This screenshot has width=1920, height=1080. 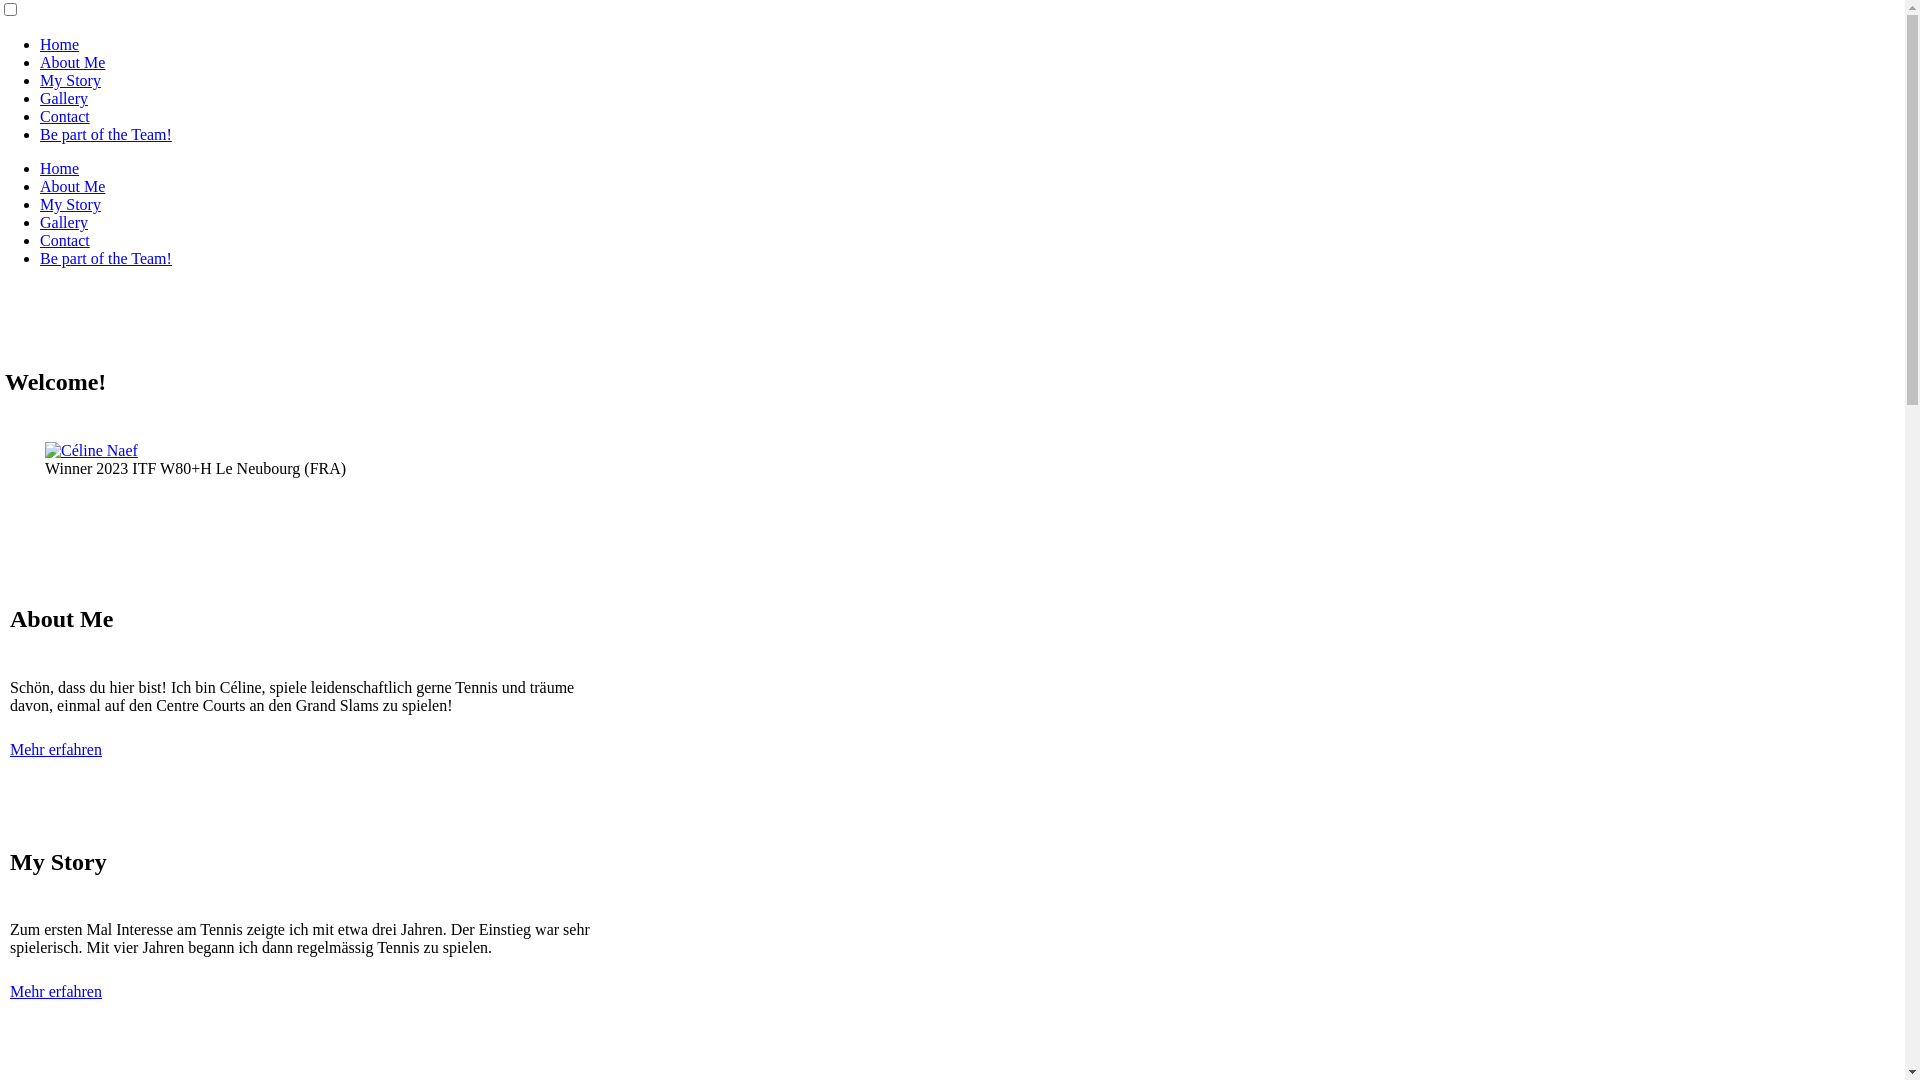 I want to click on 'Mehr erfahren', so click(x=56, y=991).